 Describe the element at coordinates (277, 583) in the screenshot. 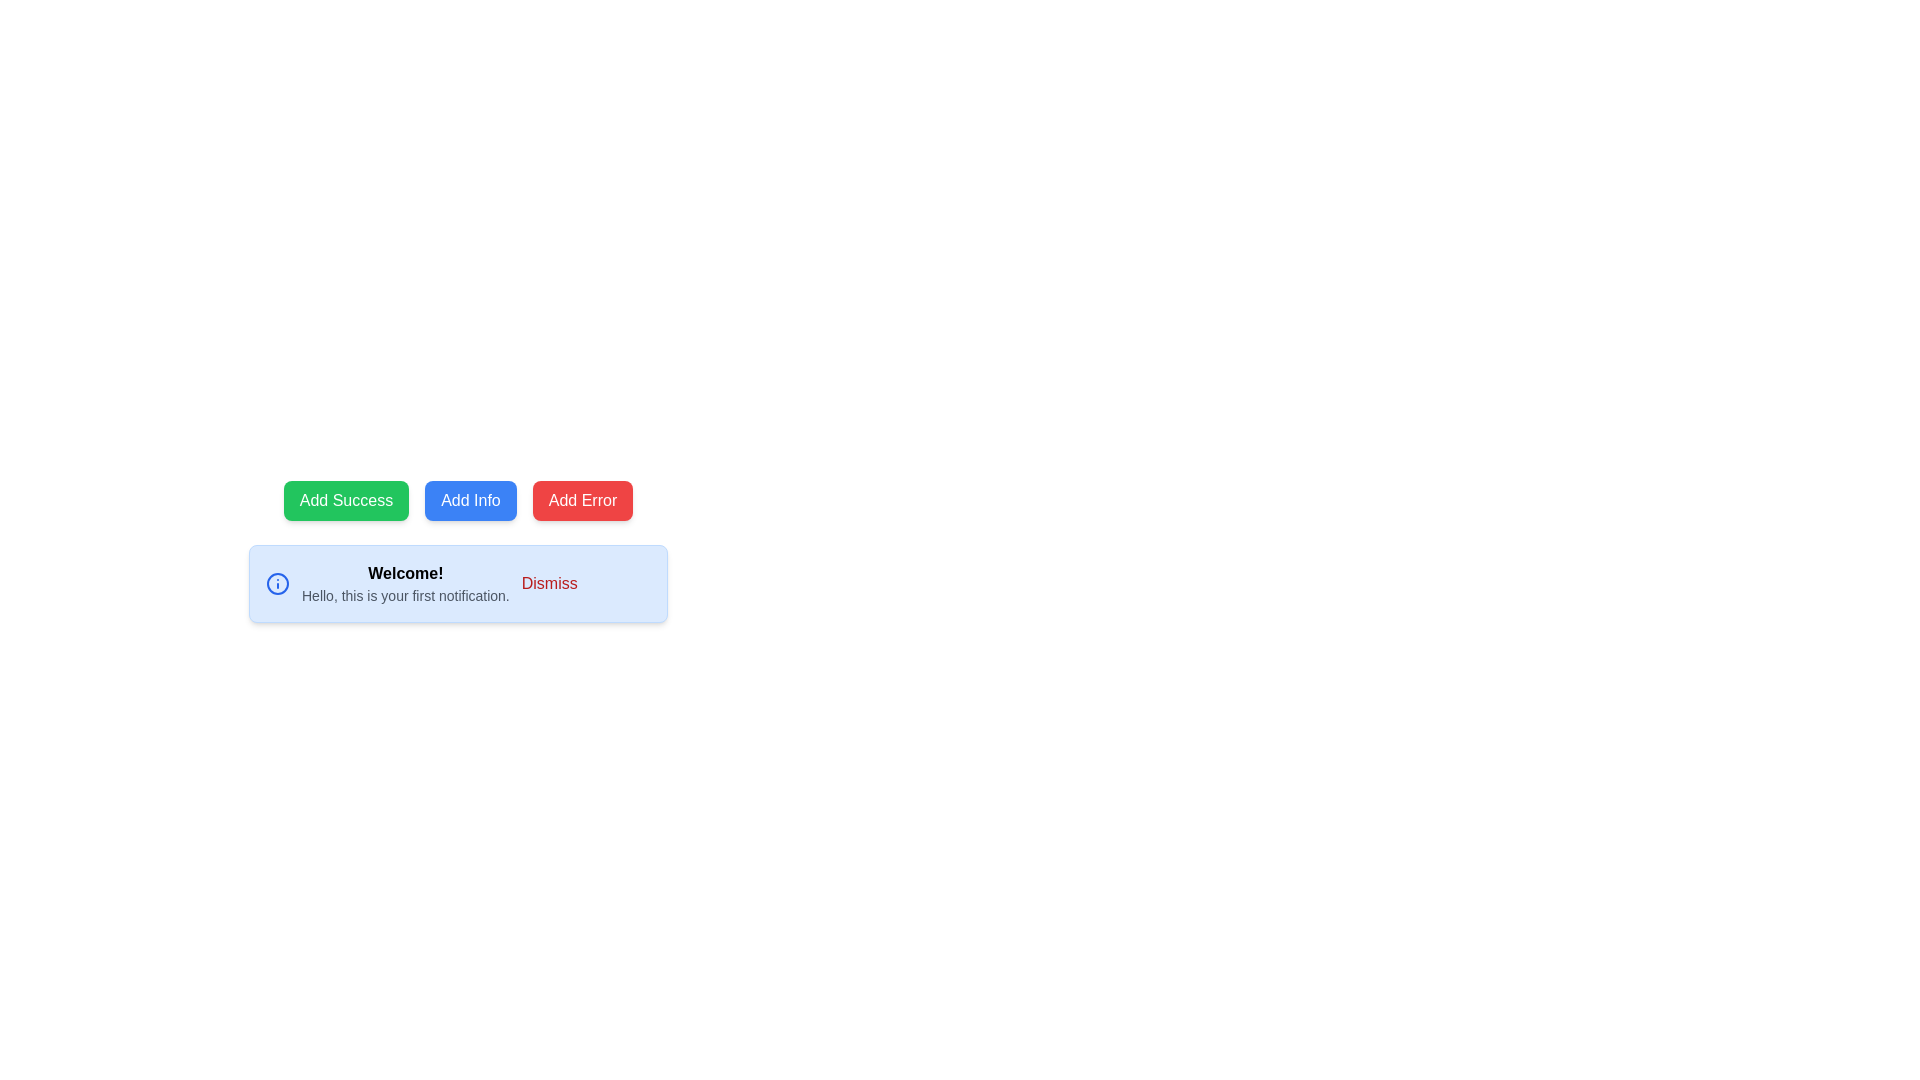

I see `the informational notification icon located in the top-left corner of the notification box adjacent to the text 'Welcome!'` at that location.